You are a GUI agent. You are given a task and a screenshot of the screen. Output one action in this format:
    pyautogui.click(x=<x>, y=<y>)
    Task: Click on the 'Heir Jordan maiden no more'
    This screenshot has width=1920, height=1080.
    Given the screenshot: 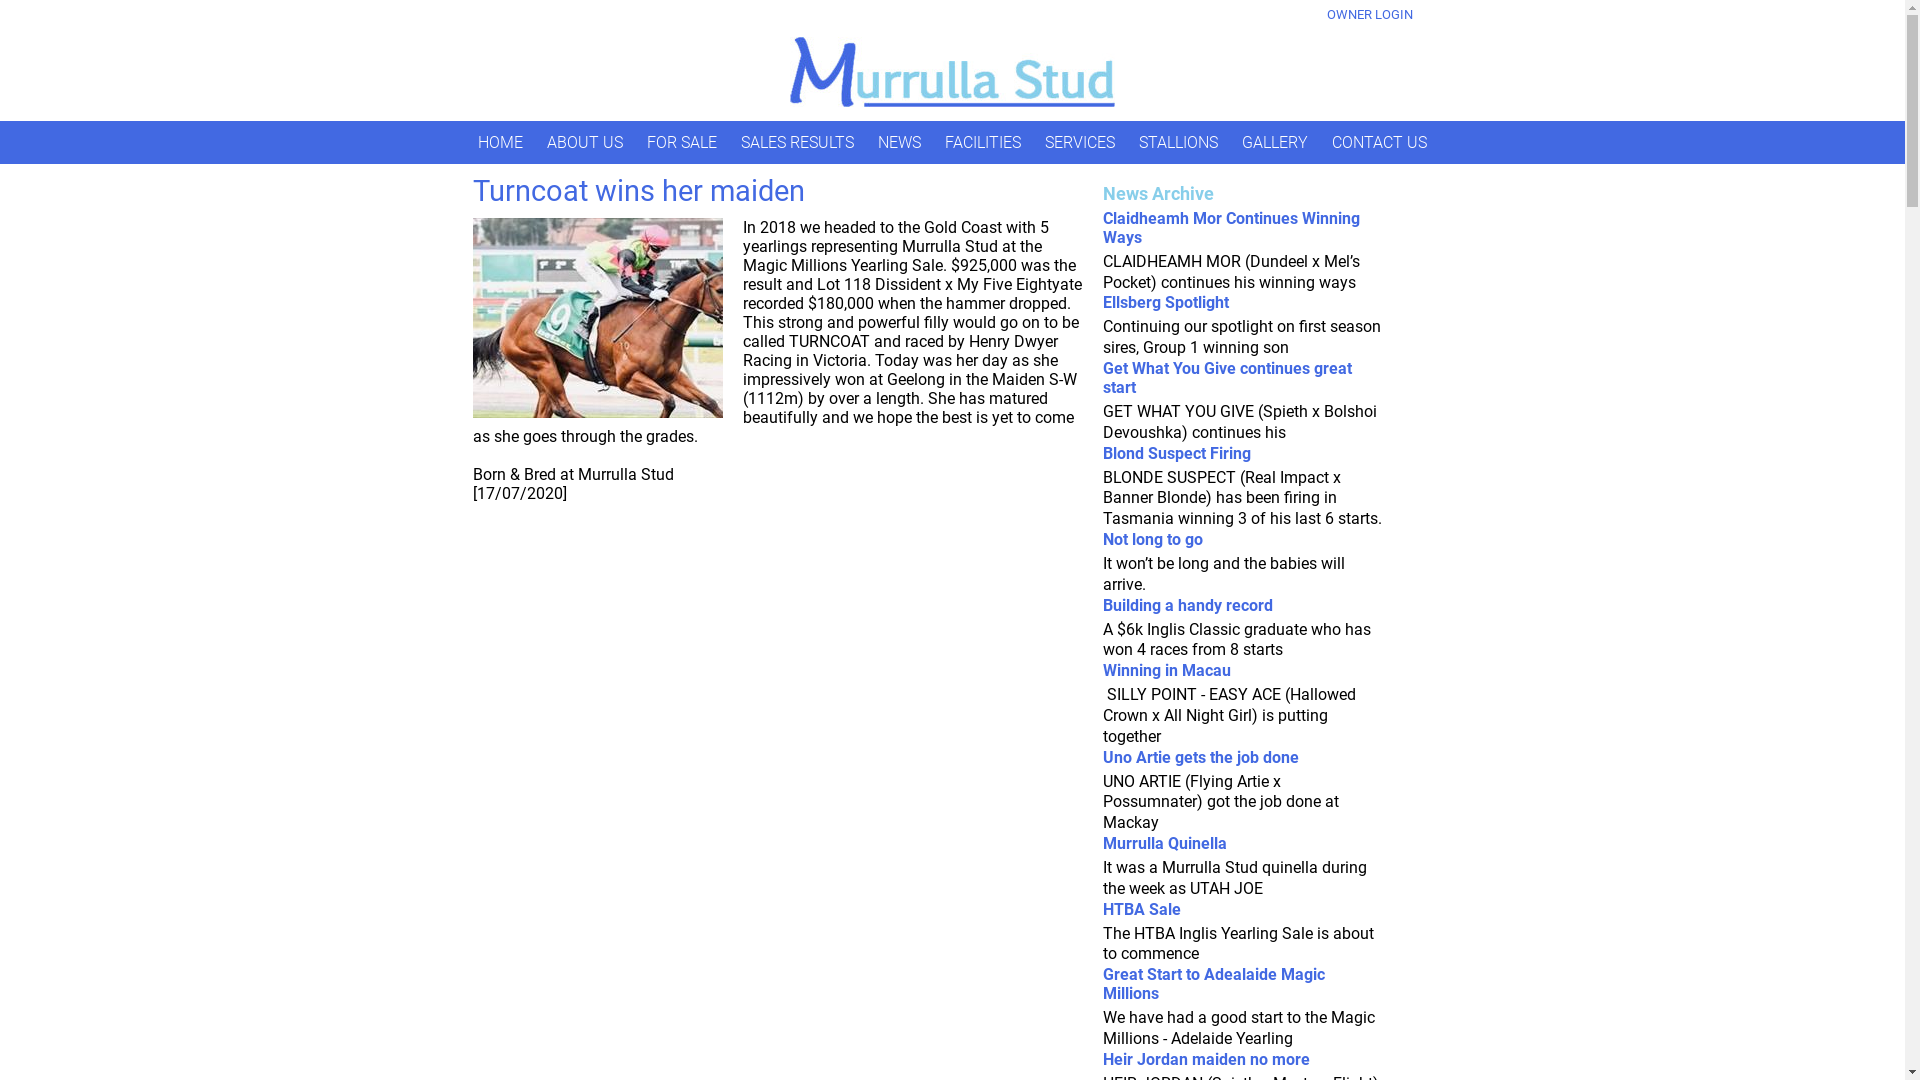 What is the action you would take?
    pyautogui.click(x=1204, y=1058)
    